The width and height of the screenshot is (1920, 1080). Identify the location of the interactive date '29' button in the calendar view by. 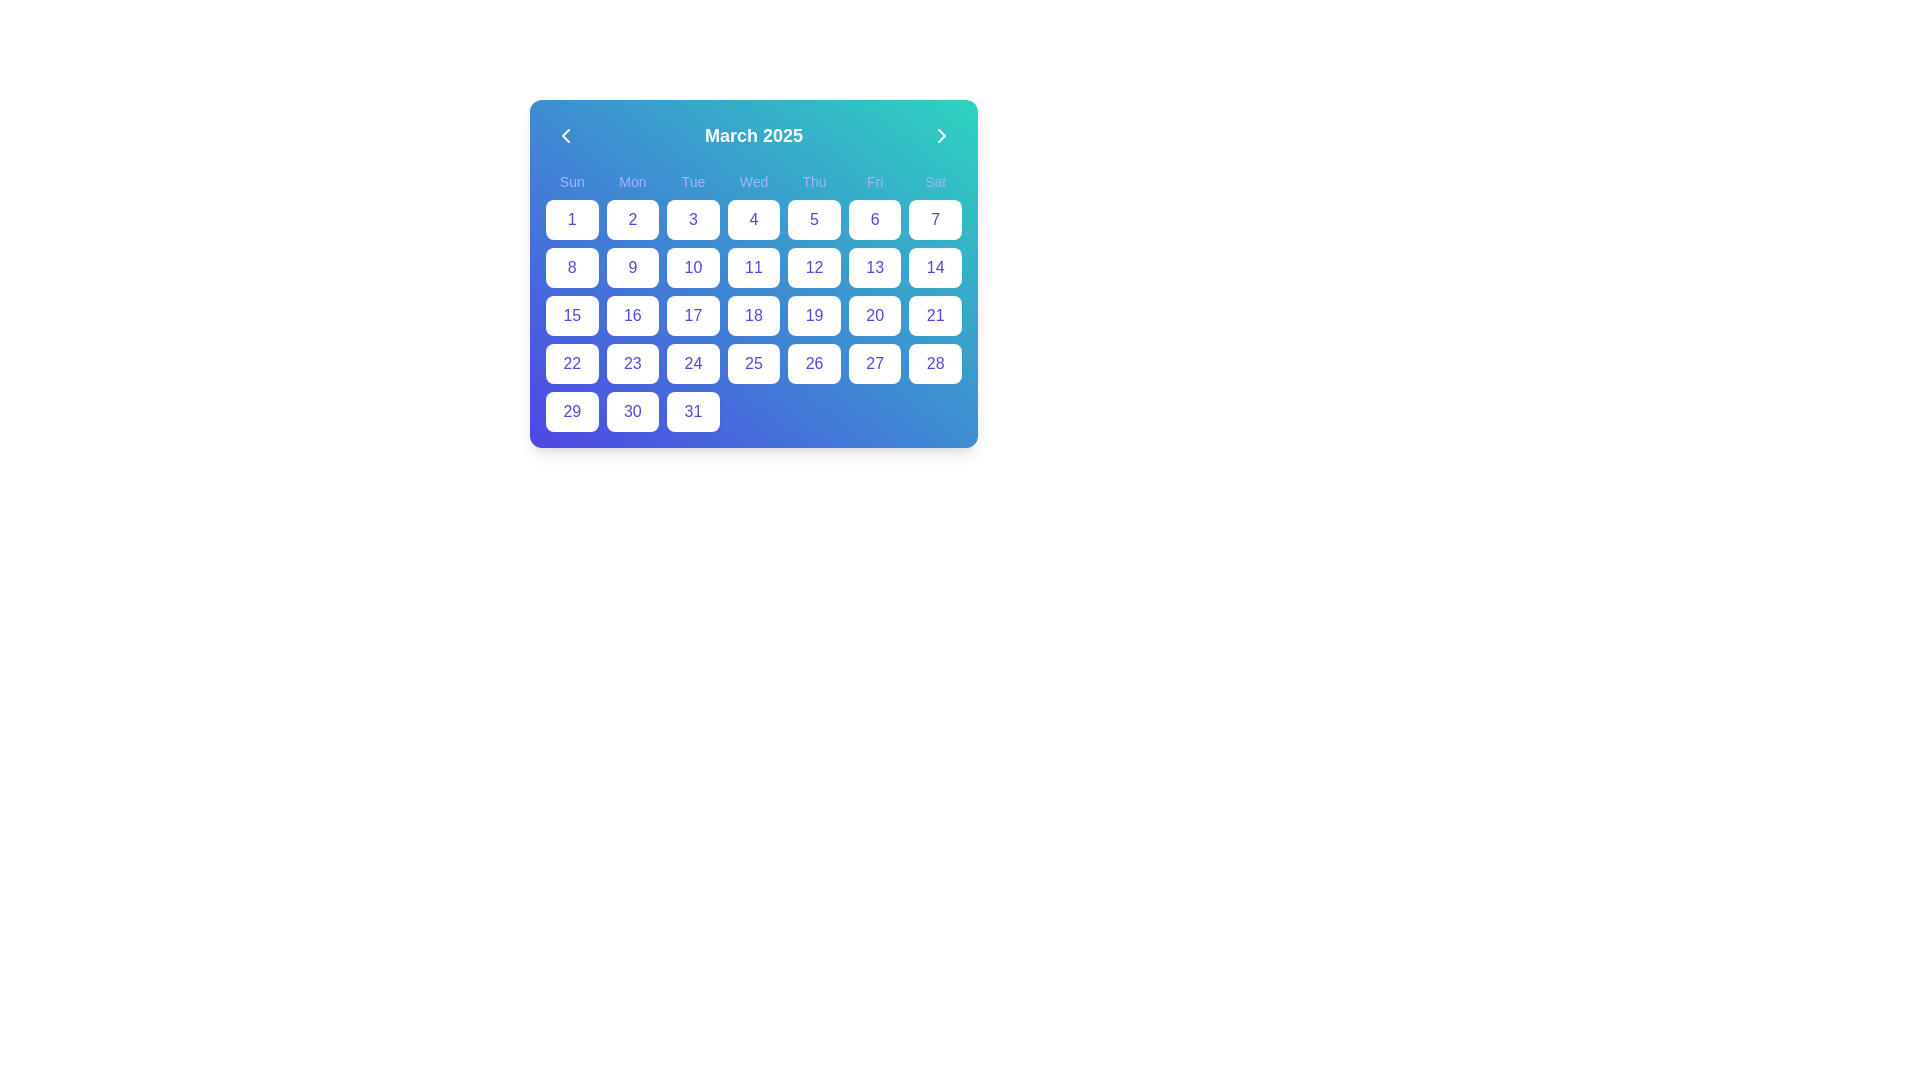
(571, 411).